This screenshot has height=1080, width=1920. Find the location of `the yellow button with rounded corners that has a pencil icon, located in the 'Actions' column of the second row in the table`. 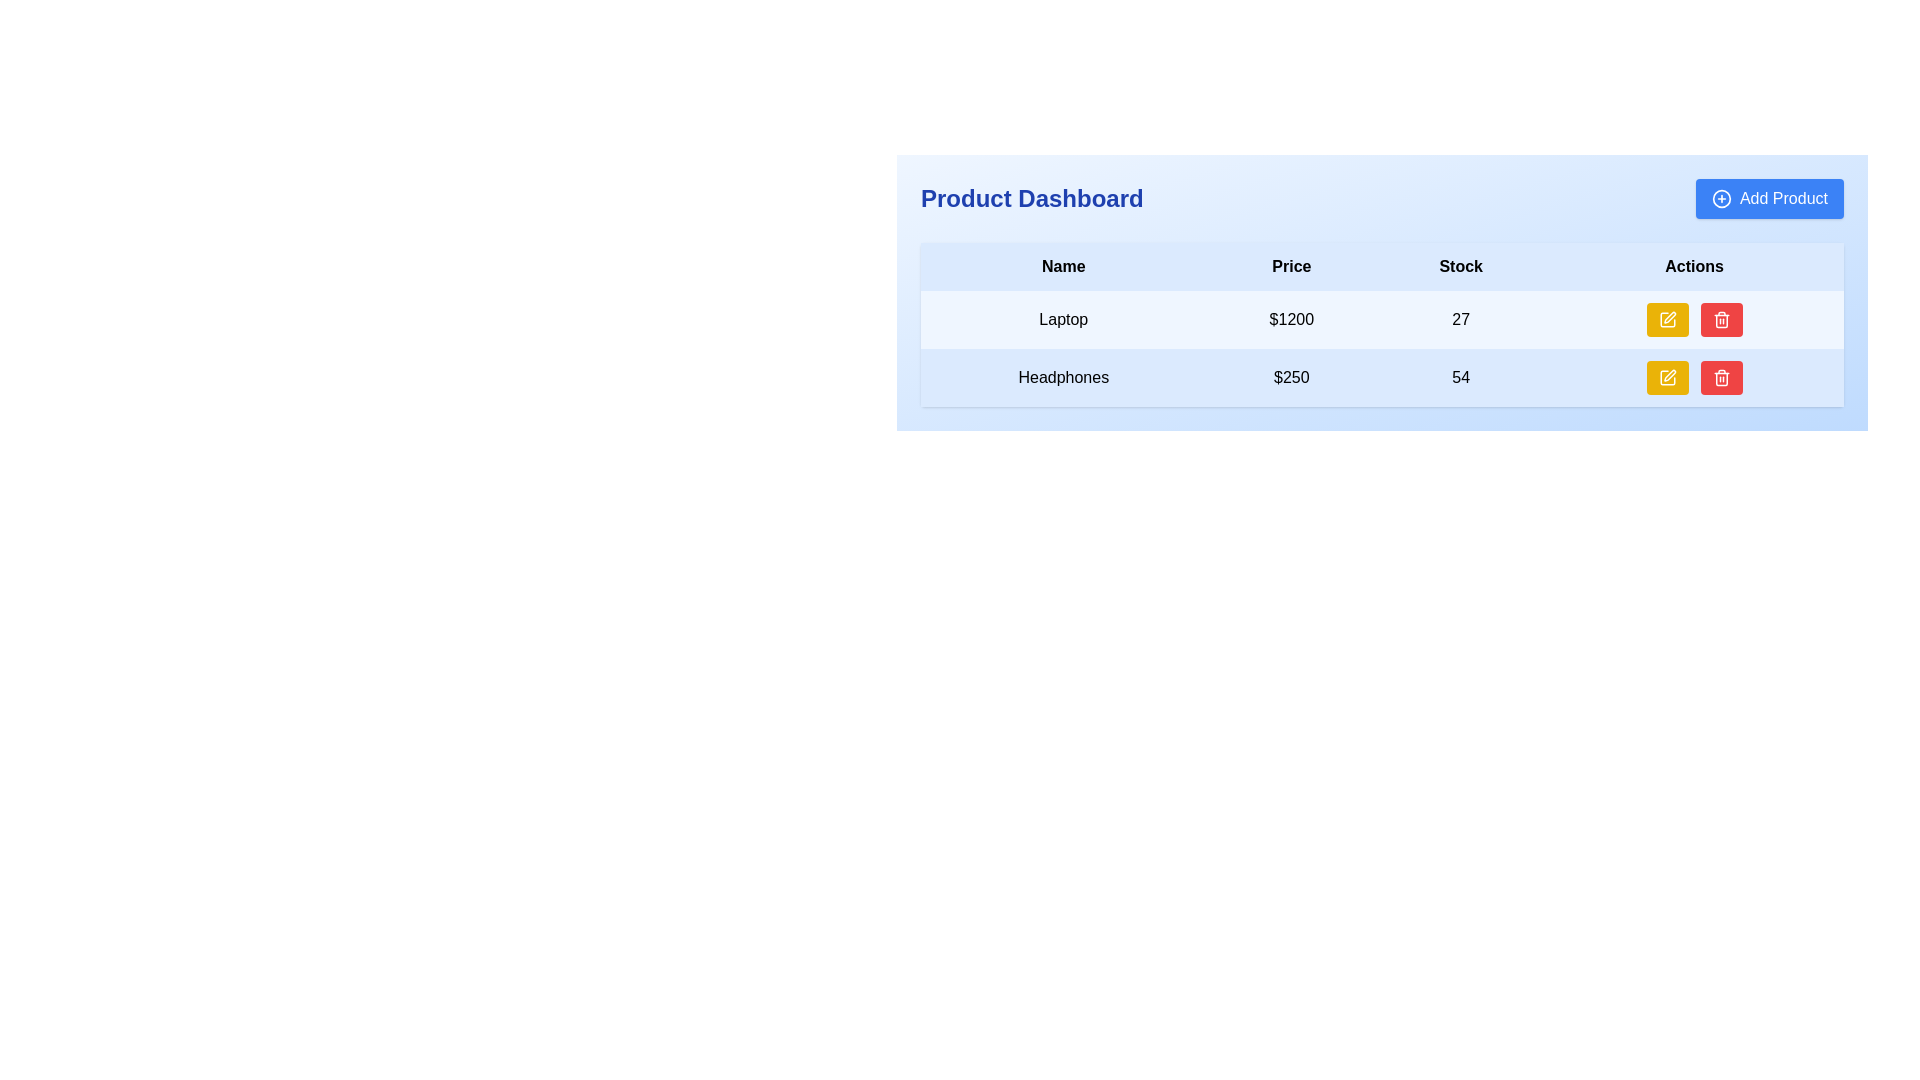

the yellow button with rounded corners that has a pencil icon, located in the 'Actions' column of the second row in the table is located at coordinates (1667, 378).